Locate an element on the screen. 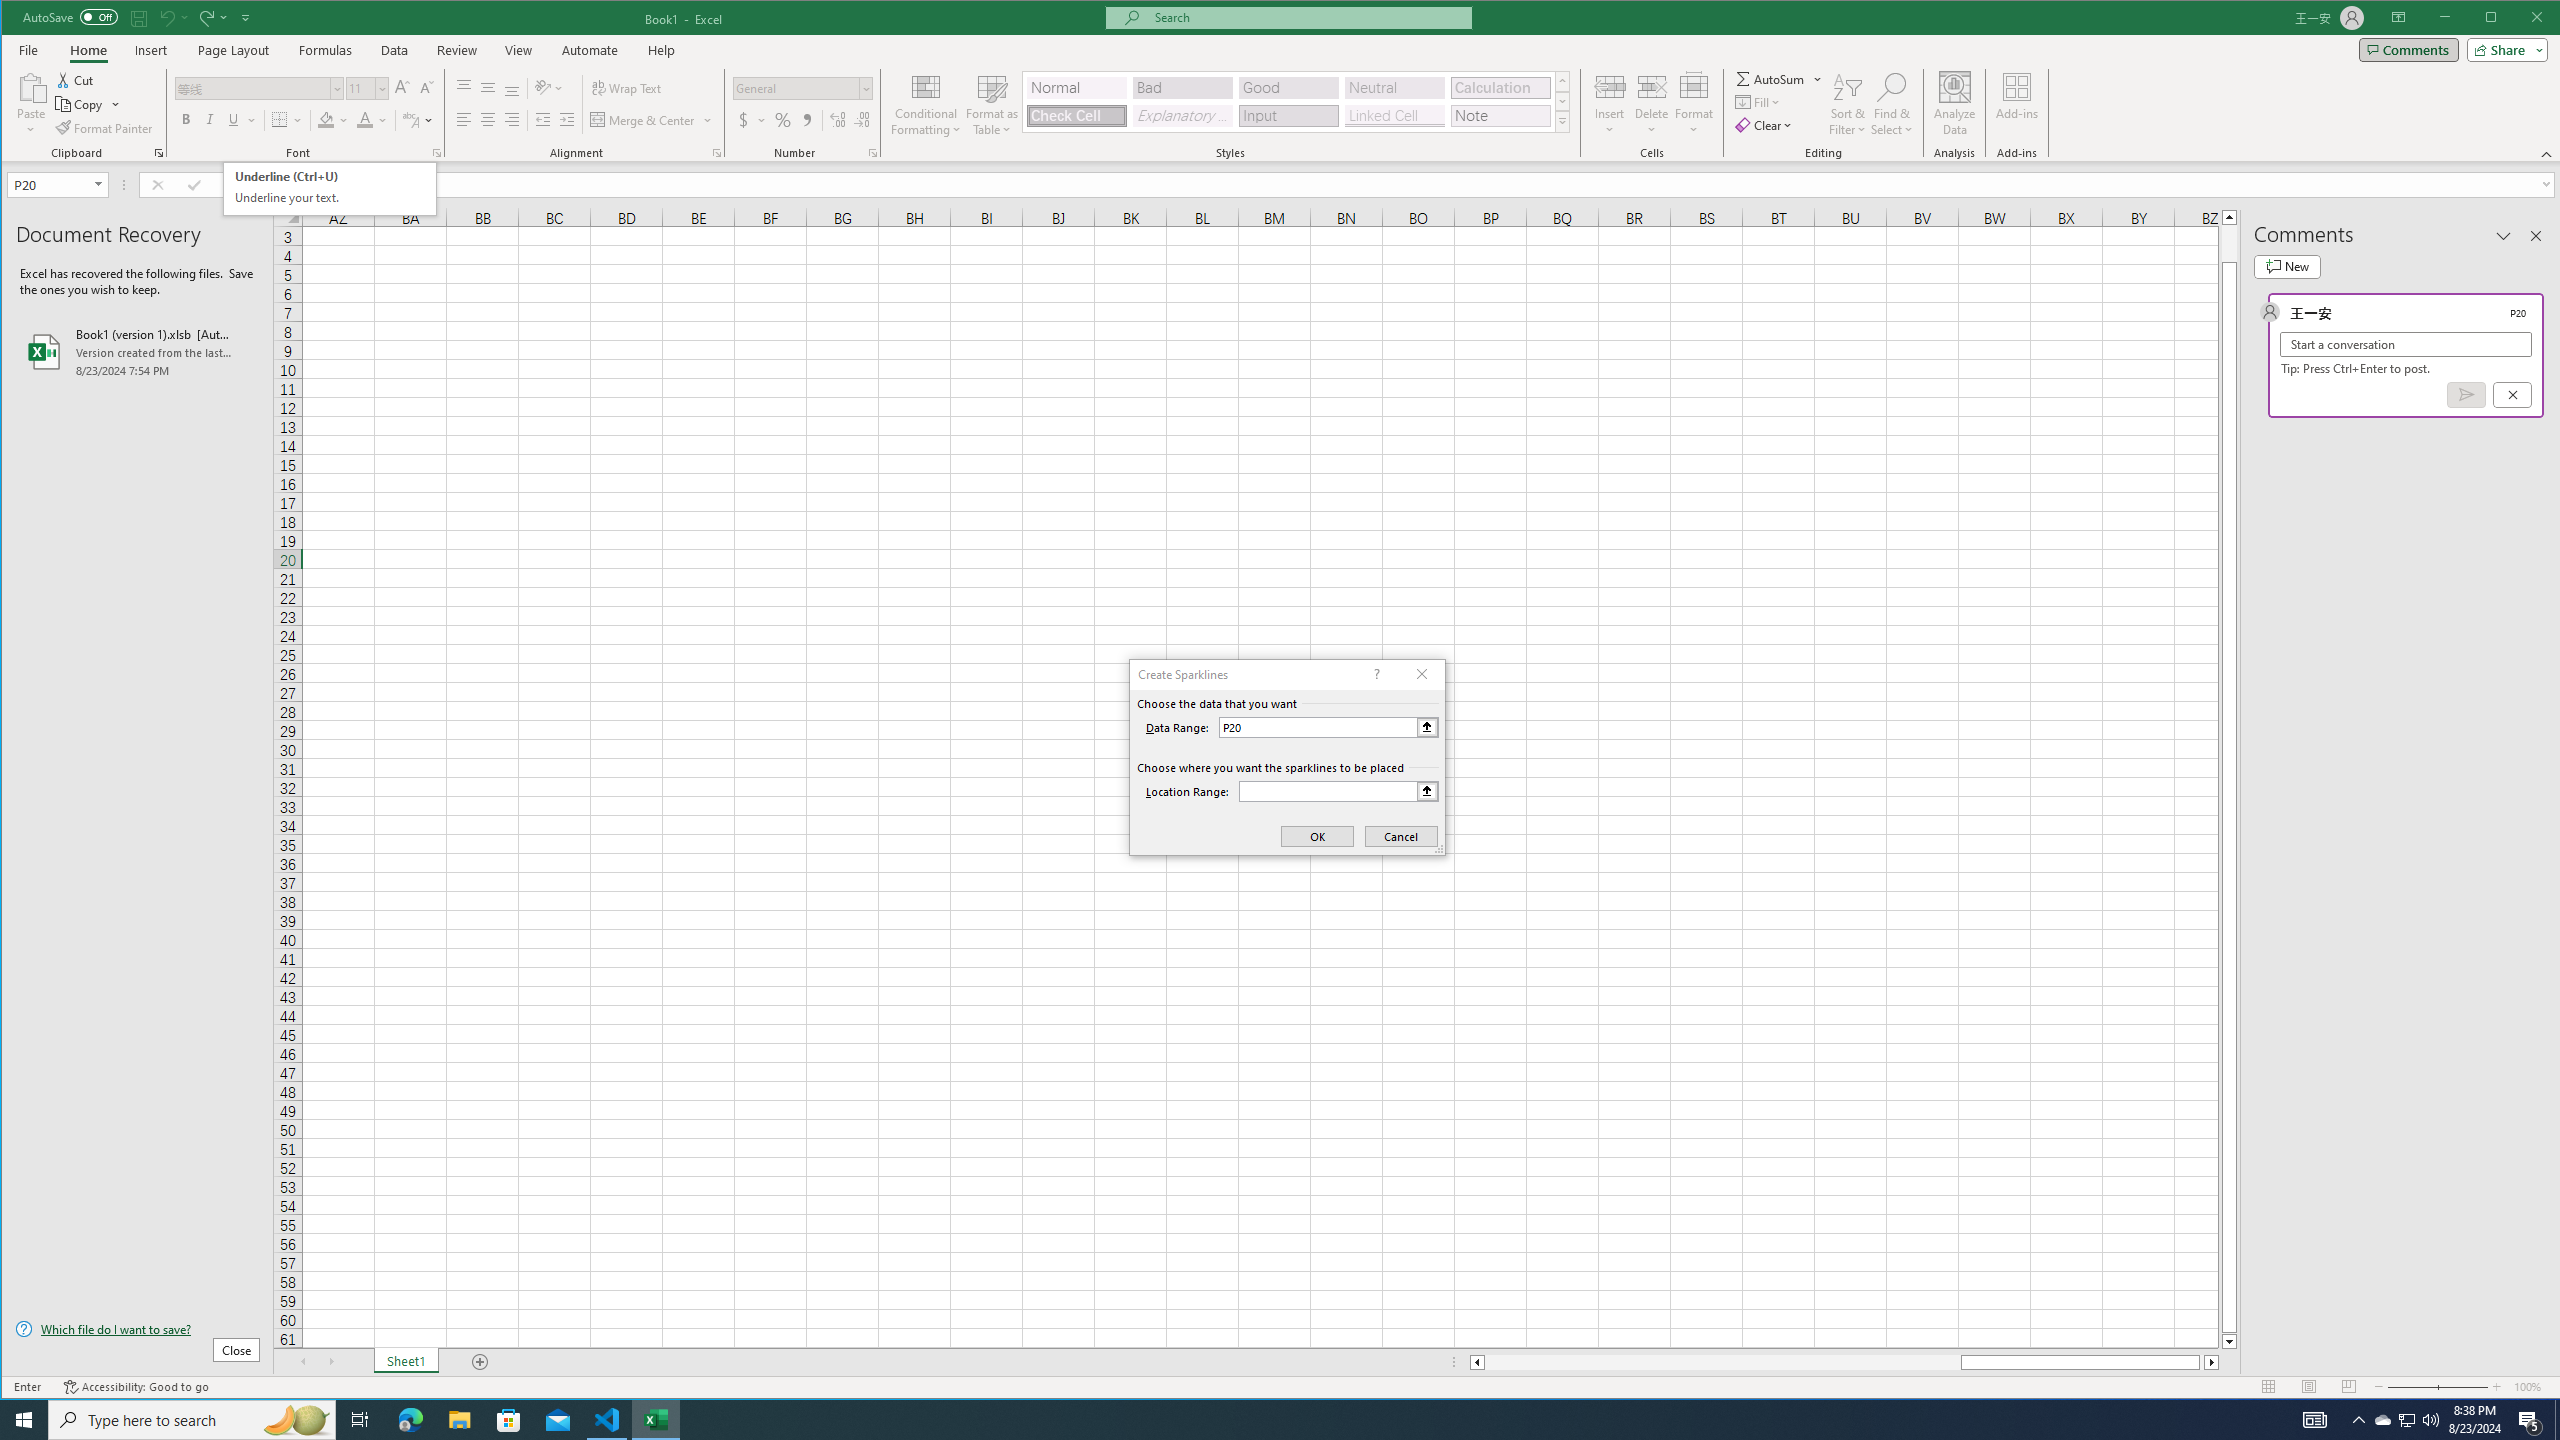 This screenshot has width=2560, height=1440. 'Format as Table' is located at coordinates (992, 103).